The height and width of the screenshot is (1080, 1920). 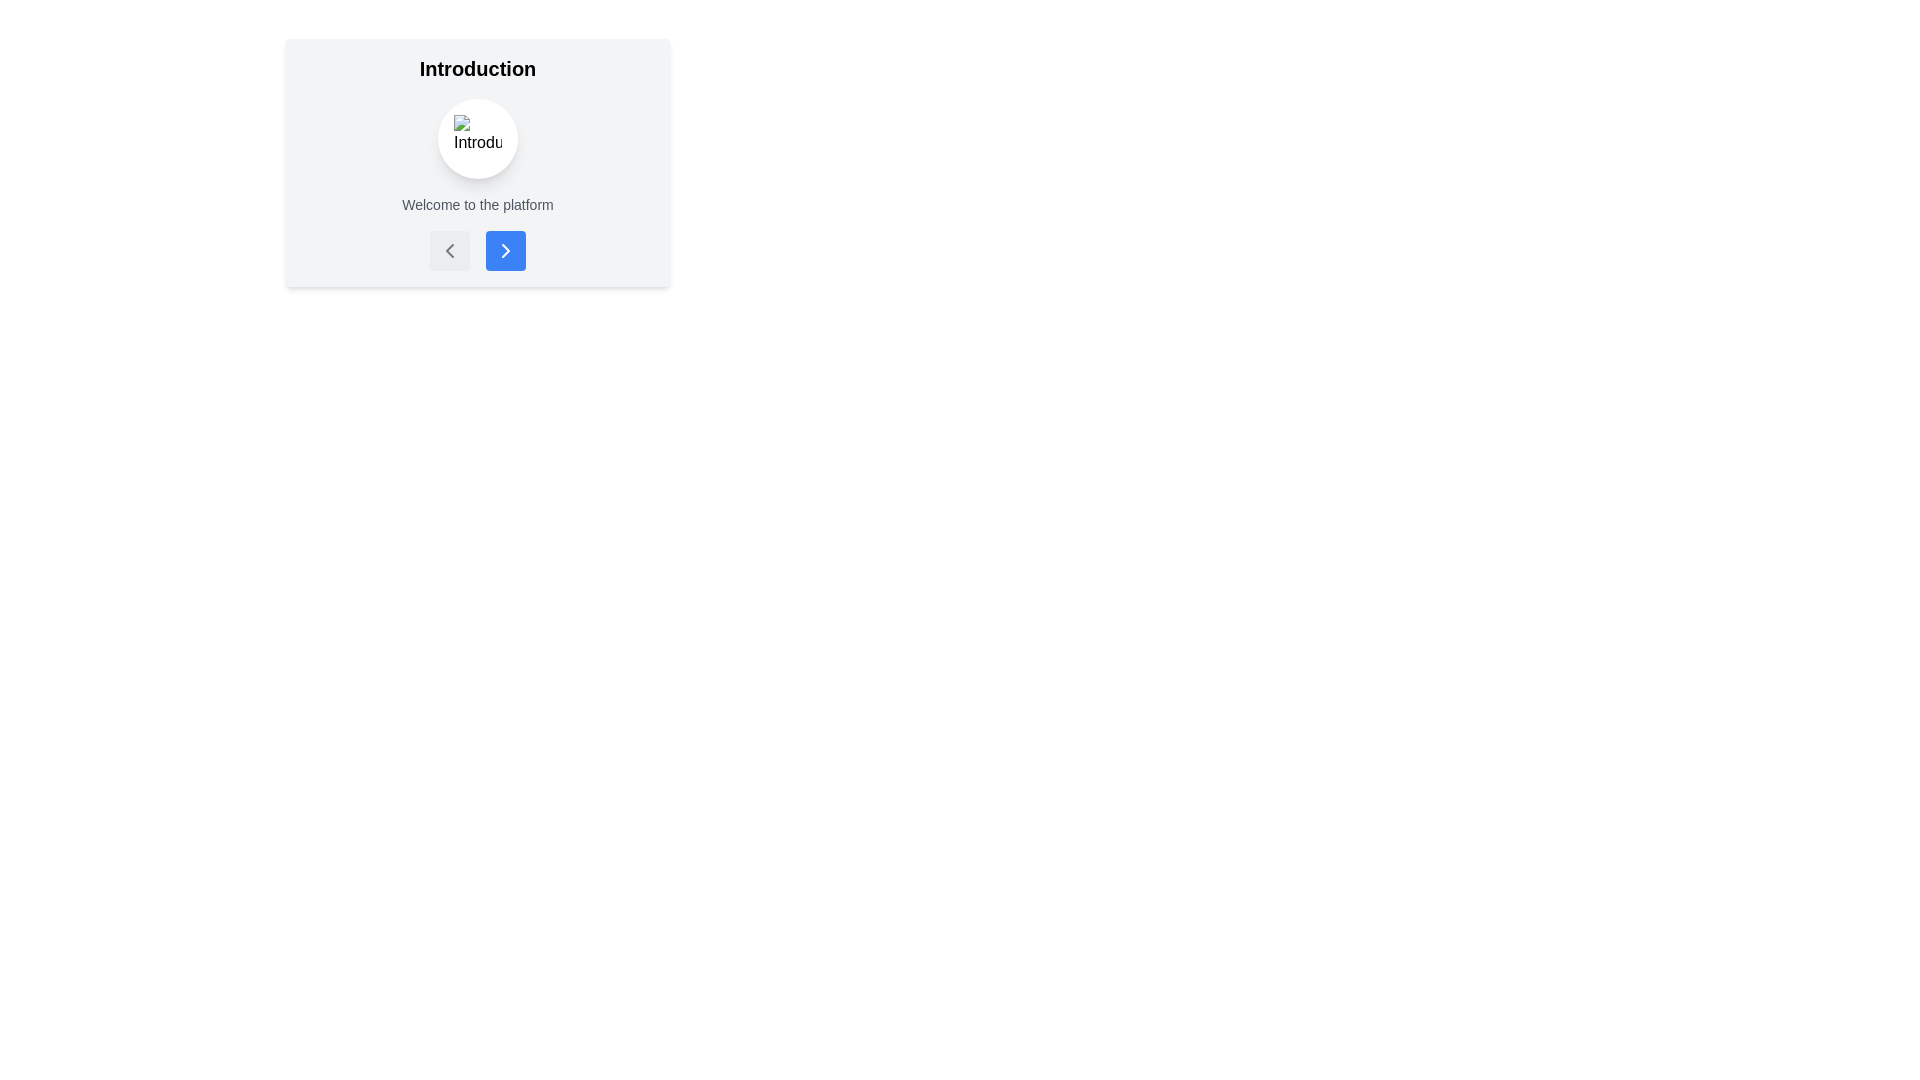 What do you see at coordinates (449, 249) in the screenshot?
I see `the navigation icon within the button located at the bottom center of the 'Introduction' interface card, which is to the left of the blue right-pointing chevron button` at bounding box center [449, 249].